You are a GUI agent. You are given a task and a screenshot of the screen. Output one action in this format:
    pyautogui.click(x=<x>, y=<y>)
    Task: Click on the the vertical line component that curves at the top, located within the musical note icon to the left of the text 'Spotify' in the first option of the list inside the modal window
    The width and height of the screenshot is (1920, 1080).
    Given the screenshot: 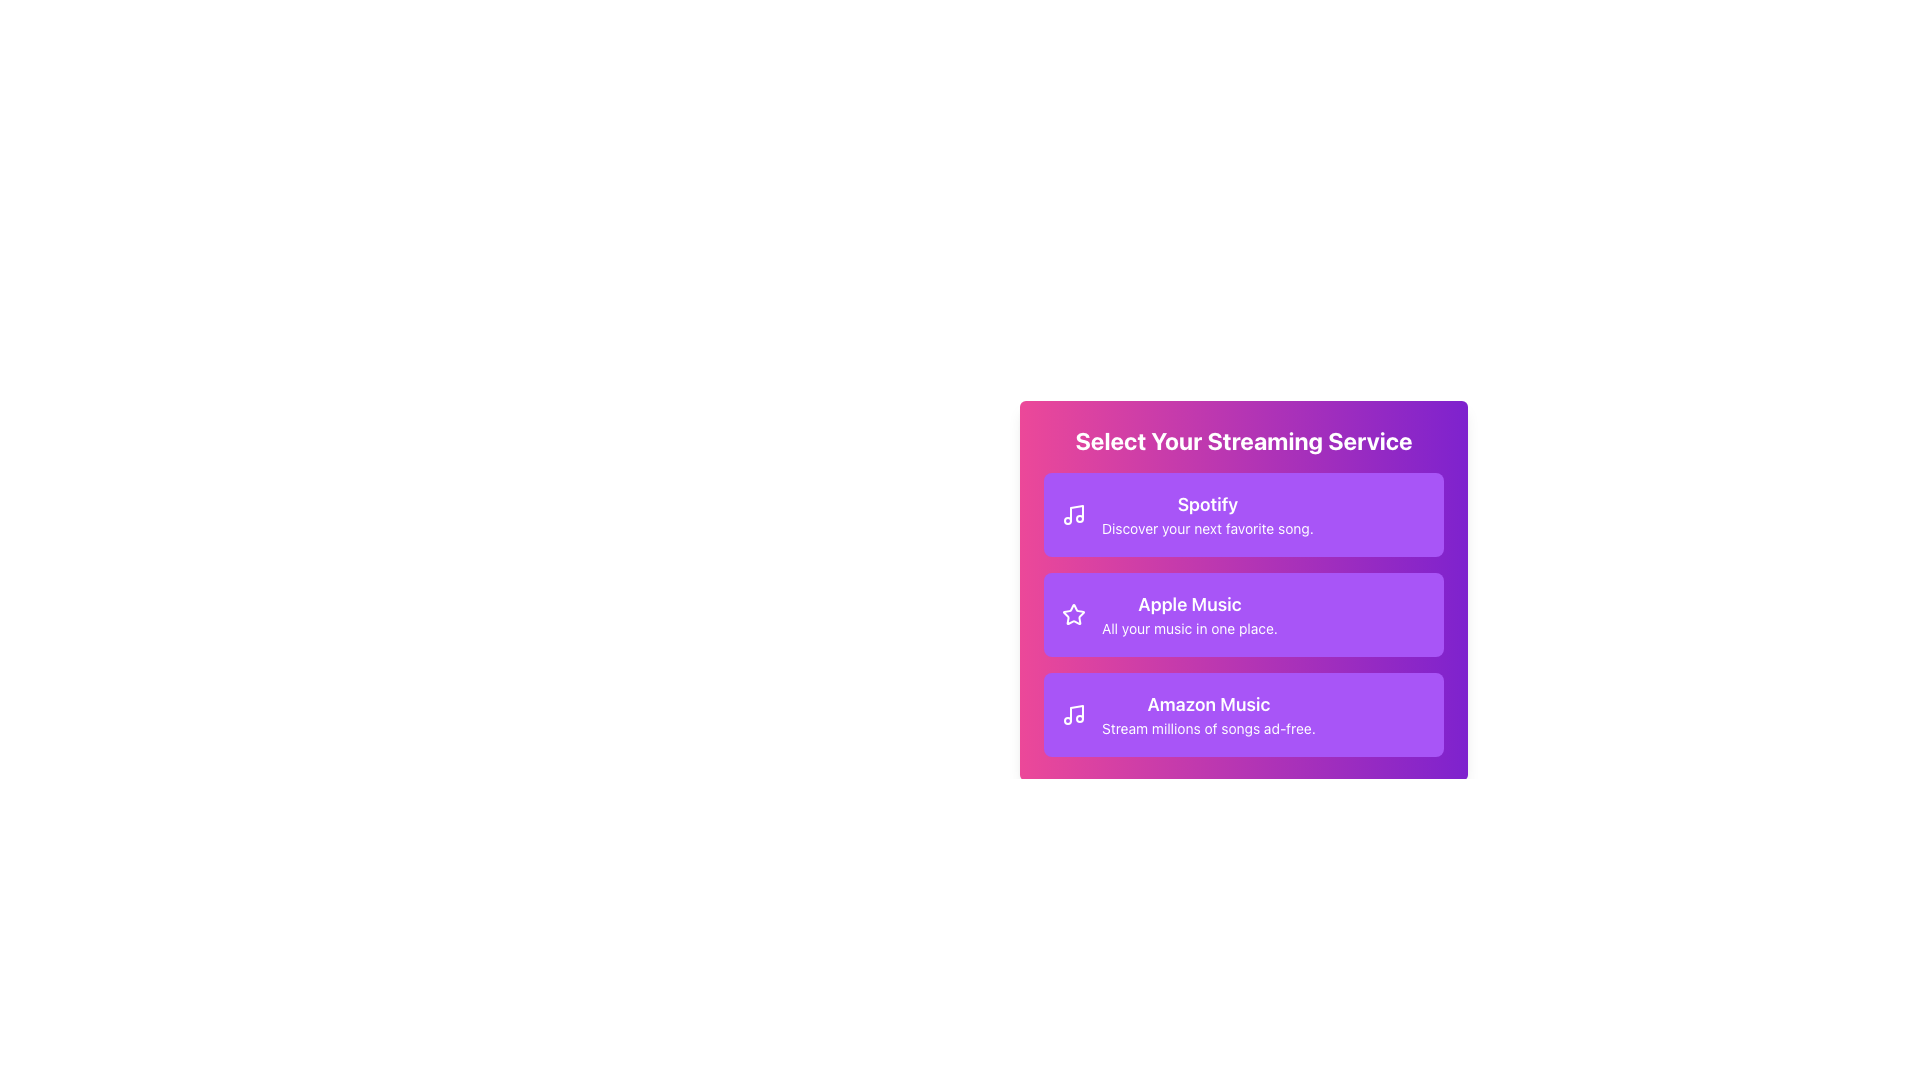 What is the action you would take?
    pyautogui.click(x=1075, y=512)
    